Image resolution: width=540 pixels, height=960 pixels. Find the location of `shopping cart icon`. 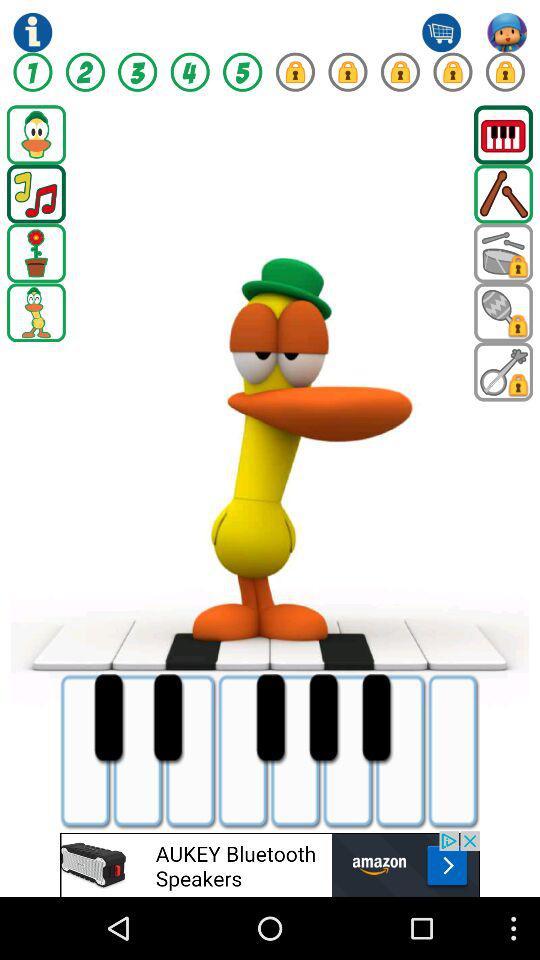

shopping cart icon is located at coordinates (441, 31).